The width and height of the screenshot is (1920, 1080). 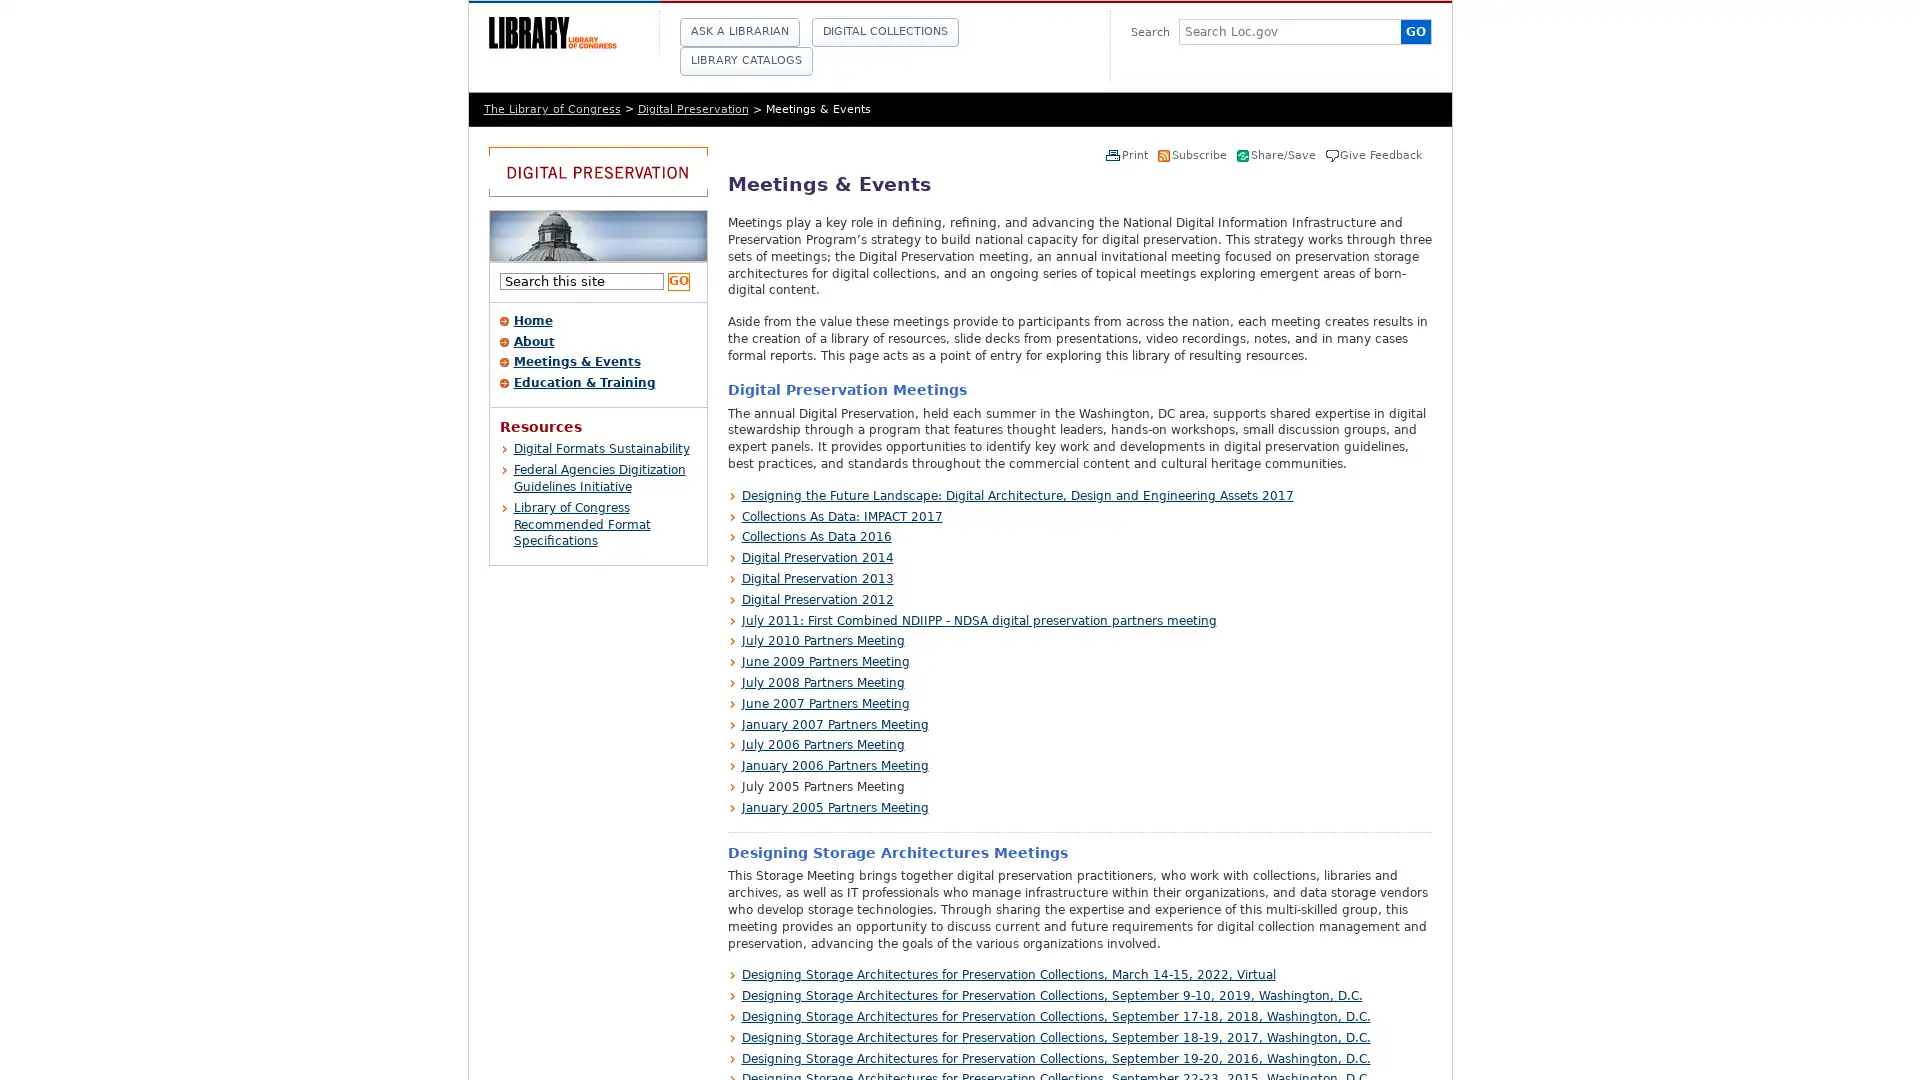 What do you see at coordinates (1414, 31) in the screenshot?
I see `GO` at bounding box center [1414, 31].